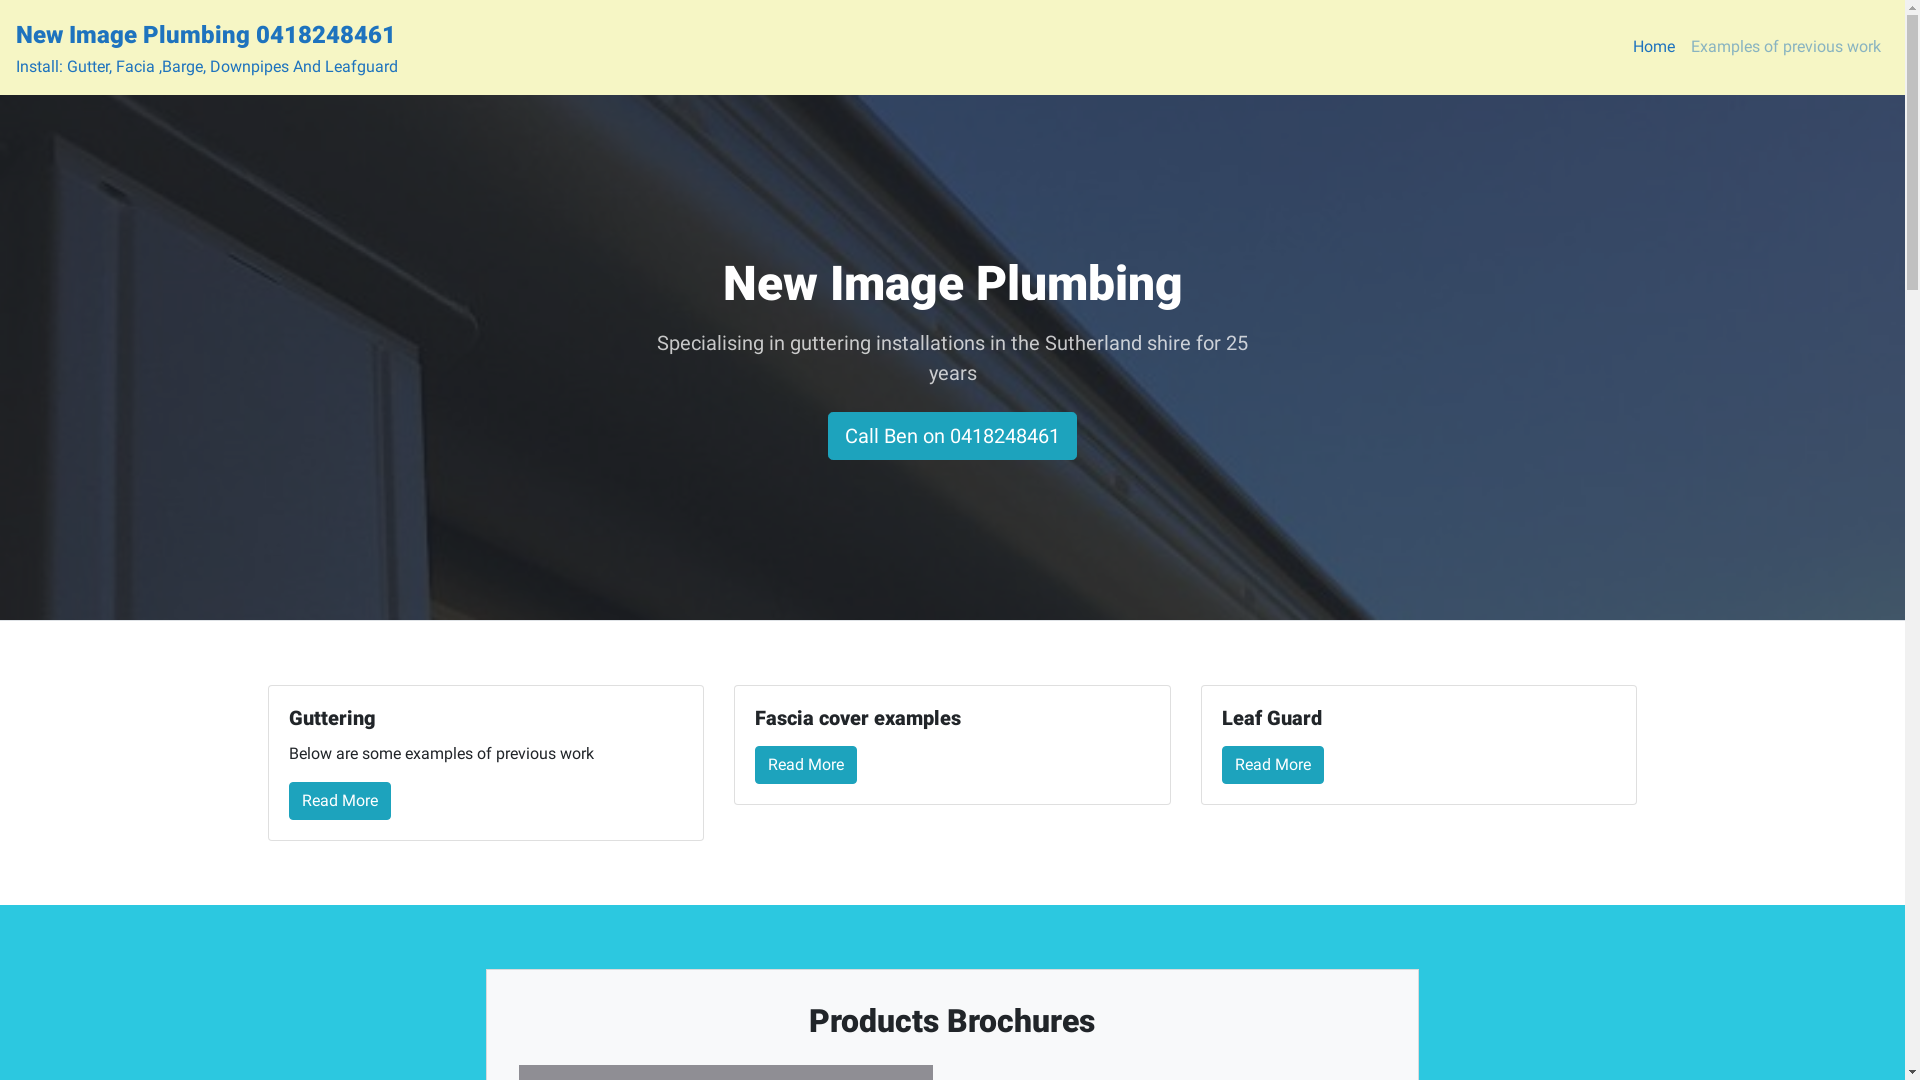 This screenshot has height=1080, width=1920. What do you see at coordinates (1271, 764) in the screenshot?
I see `'Read More'` at bounding box center [1271, 764].